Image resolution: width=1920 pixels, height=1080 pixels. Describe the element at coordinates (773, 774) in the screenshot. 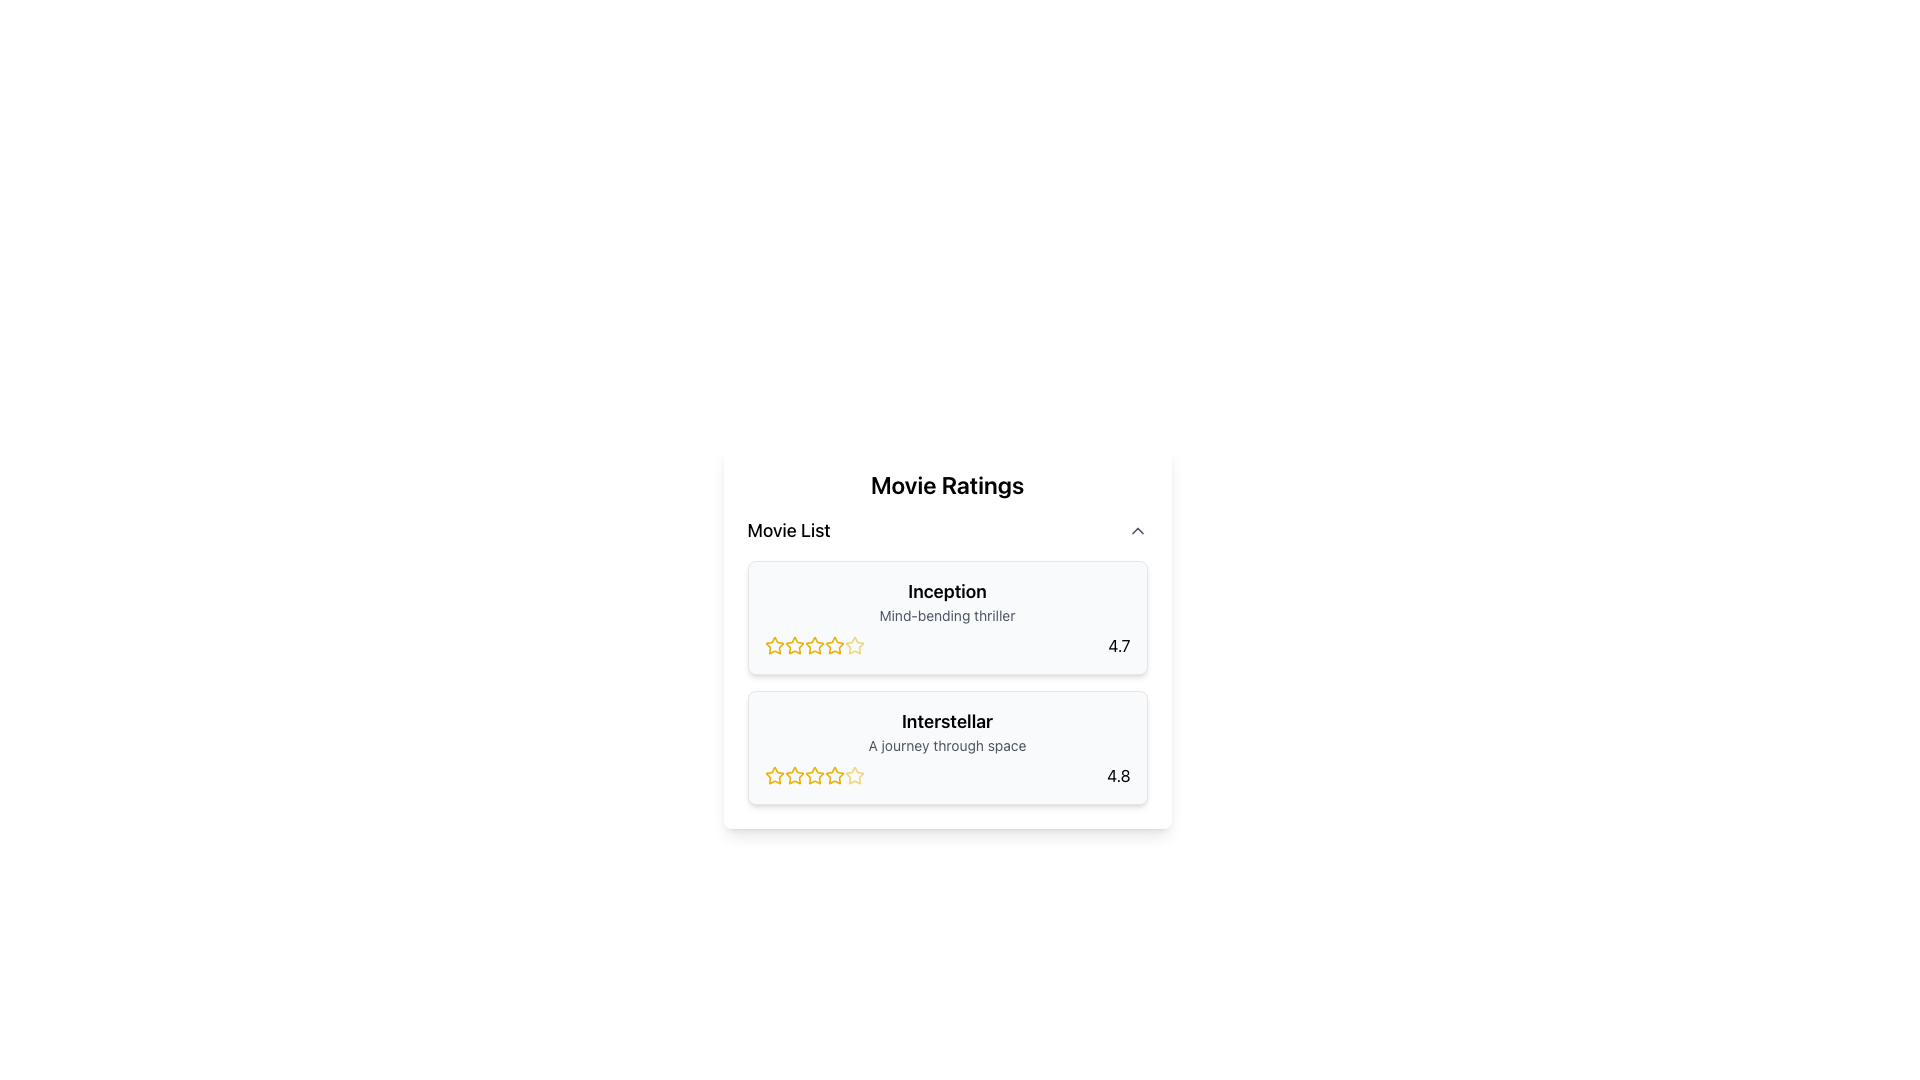

I see `the first golden star icon in the rating system for the movie 'Interstellar', located in the second row under the title 'Interstellar'` at that location.